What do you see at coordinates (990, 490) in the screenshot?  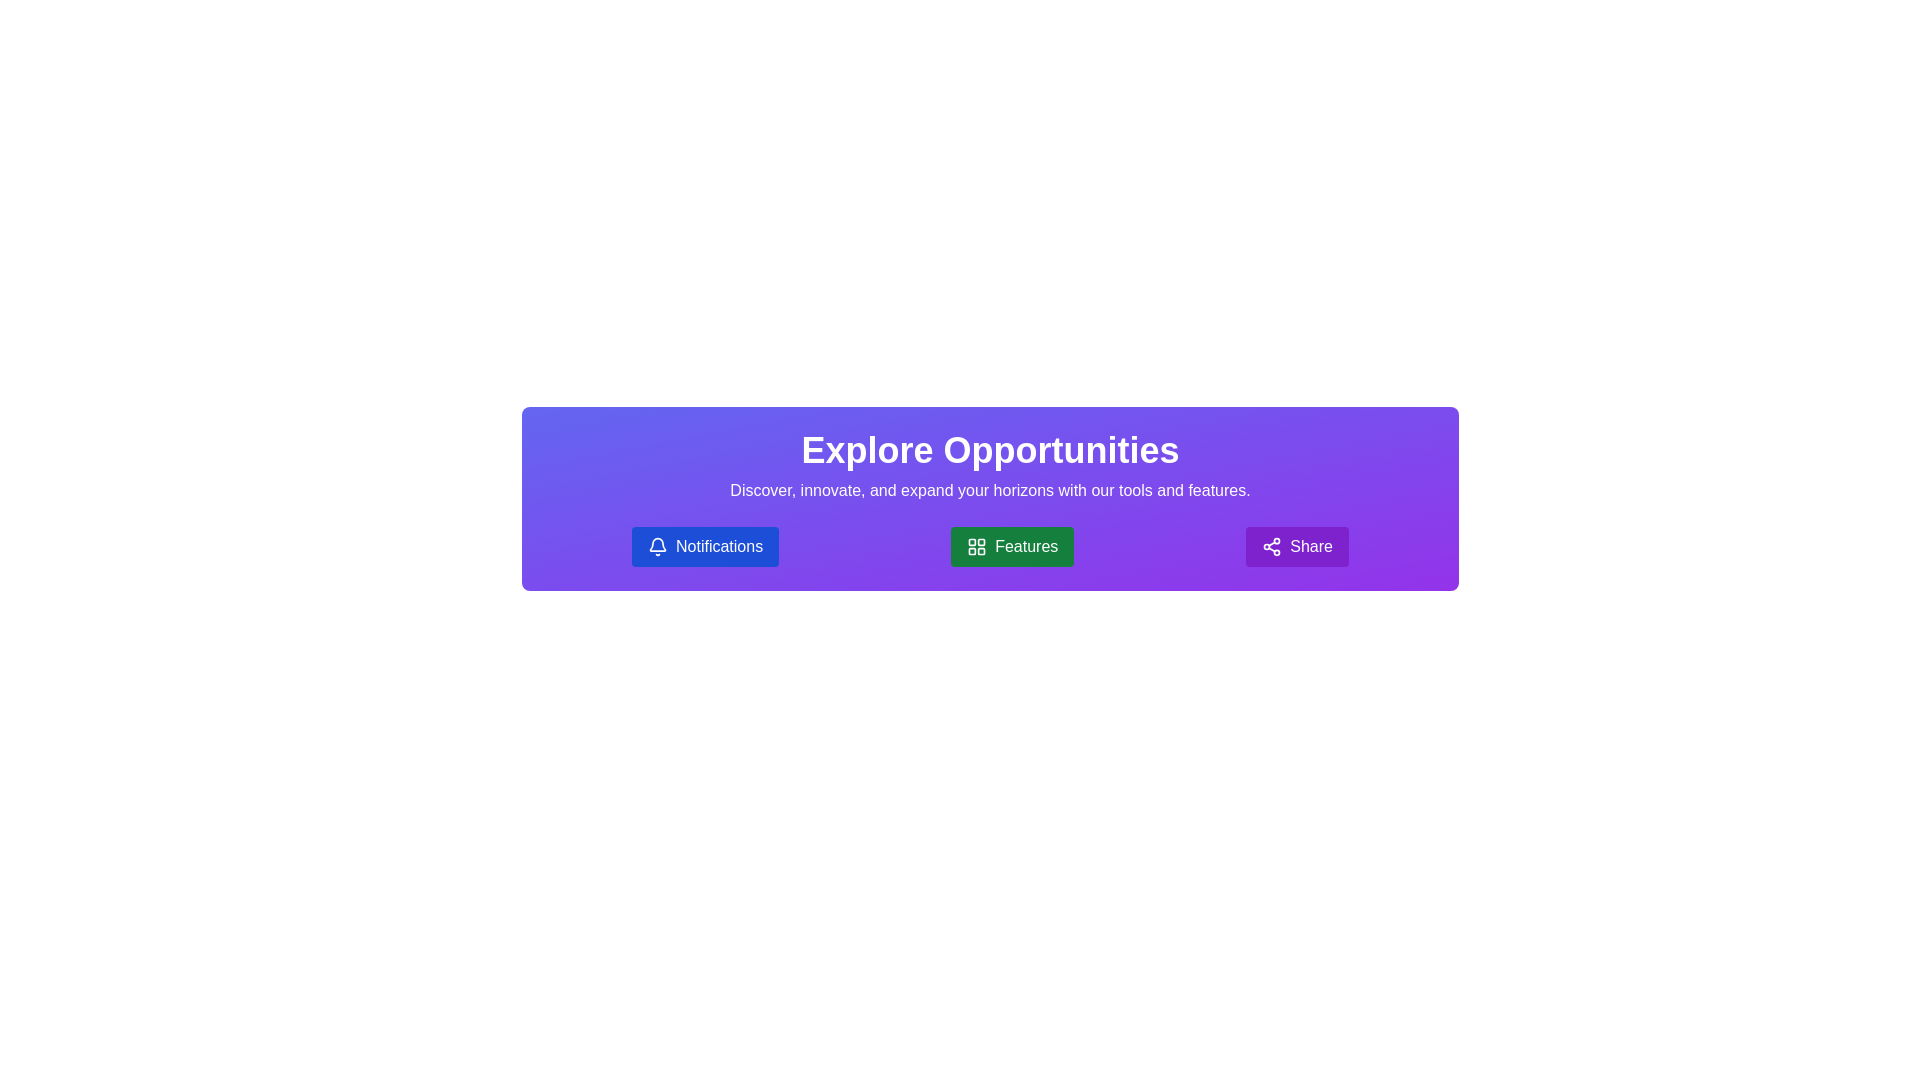 I see `the Text display element located below the 'Explore Opportunities' heading, which provides descriptive information and encourages exploration of resources` at bounding box center [990, 490].